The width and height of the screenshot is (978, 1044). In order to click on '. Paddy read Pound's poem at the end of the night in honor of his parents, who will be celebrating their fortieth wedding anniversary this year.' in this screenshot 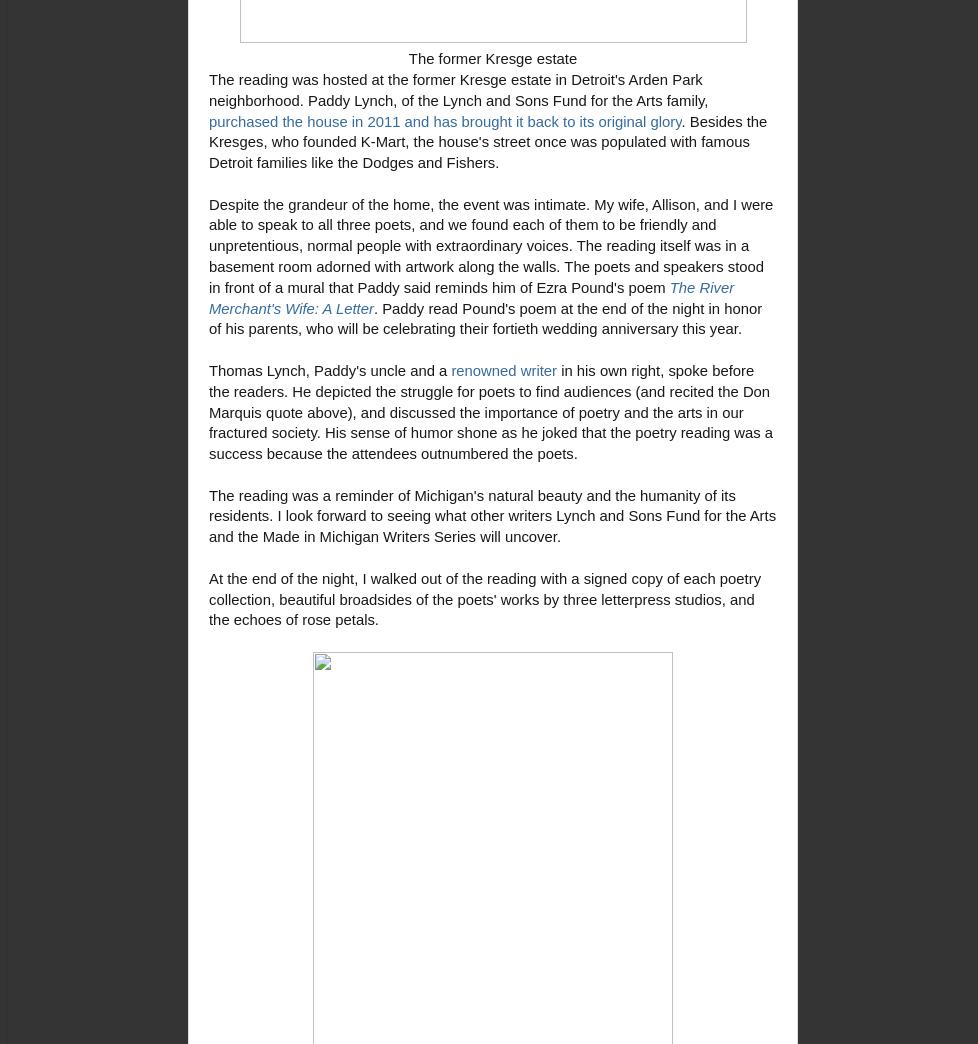, I will do `click(484, 317)`.